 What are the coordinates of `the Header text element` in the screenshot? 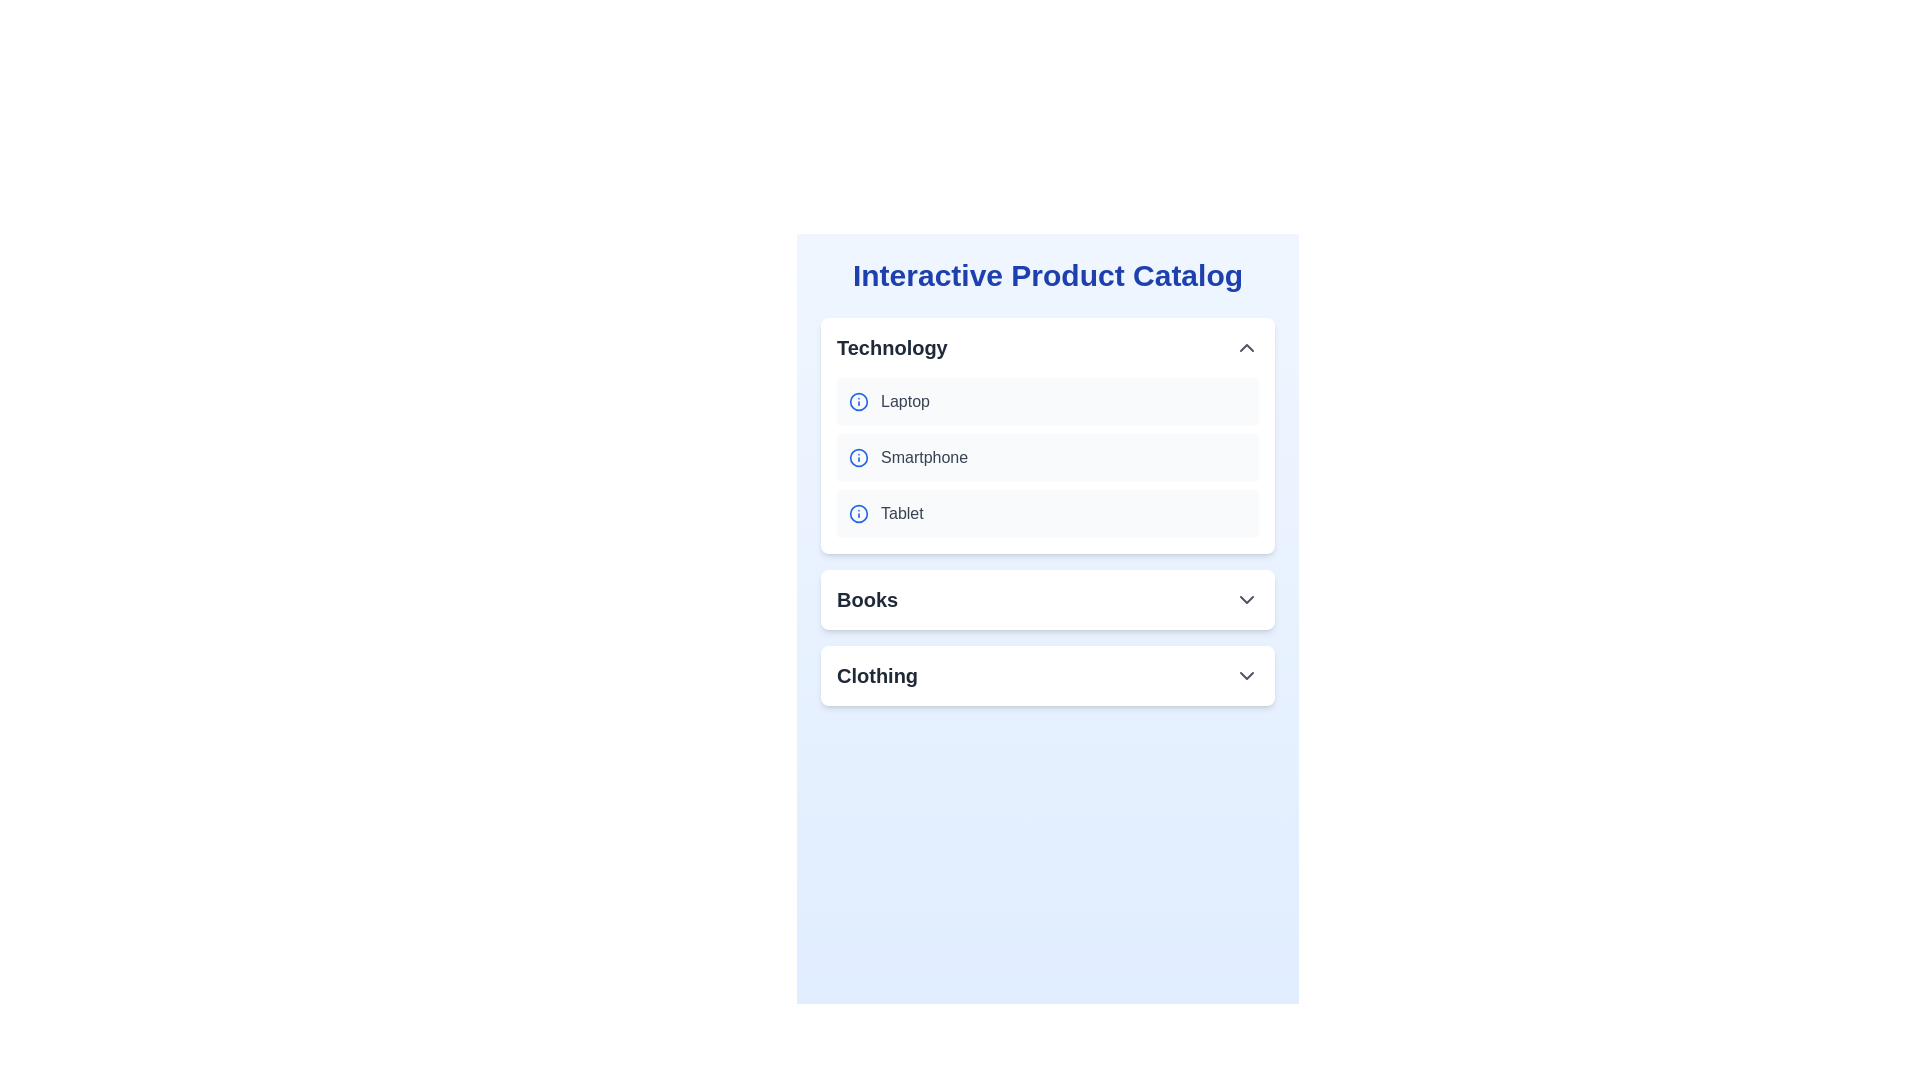 It's located at (1046, 276).